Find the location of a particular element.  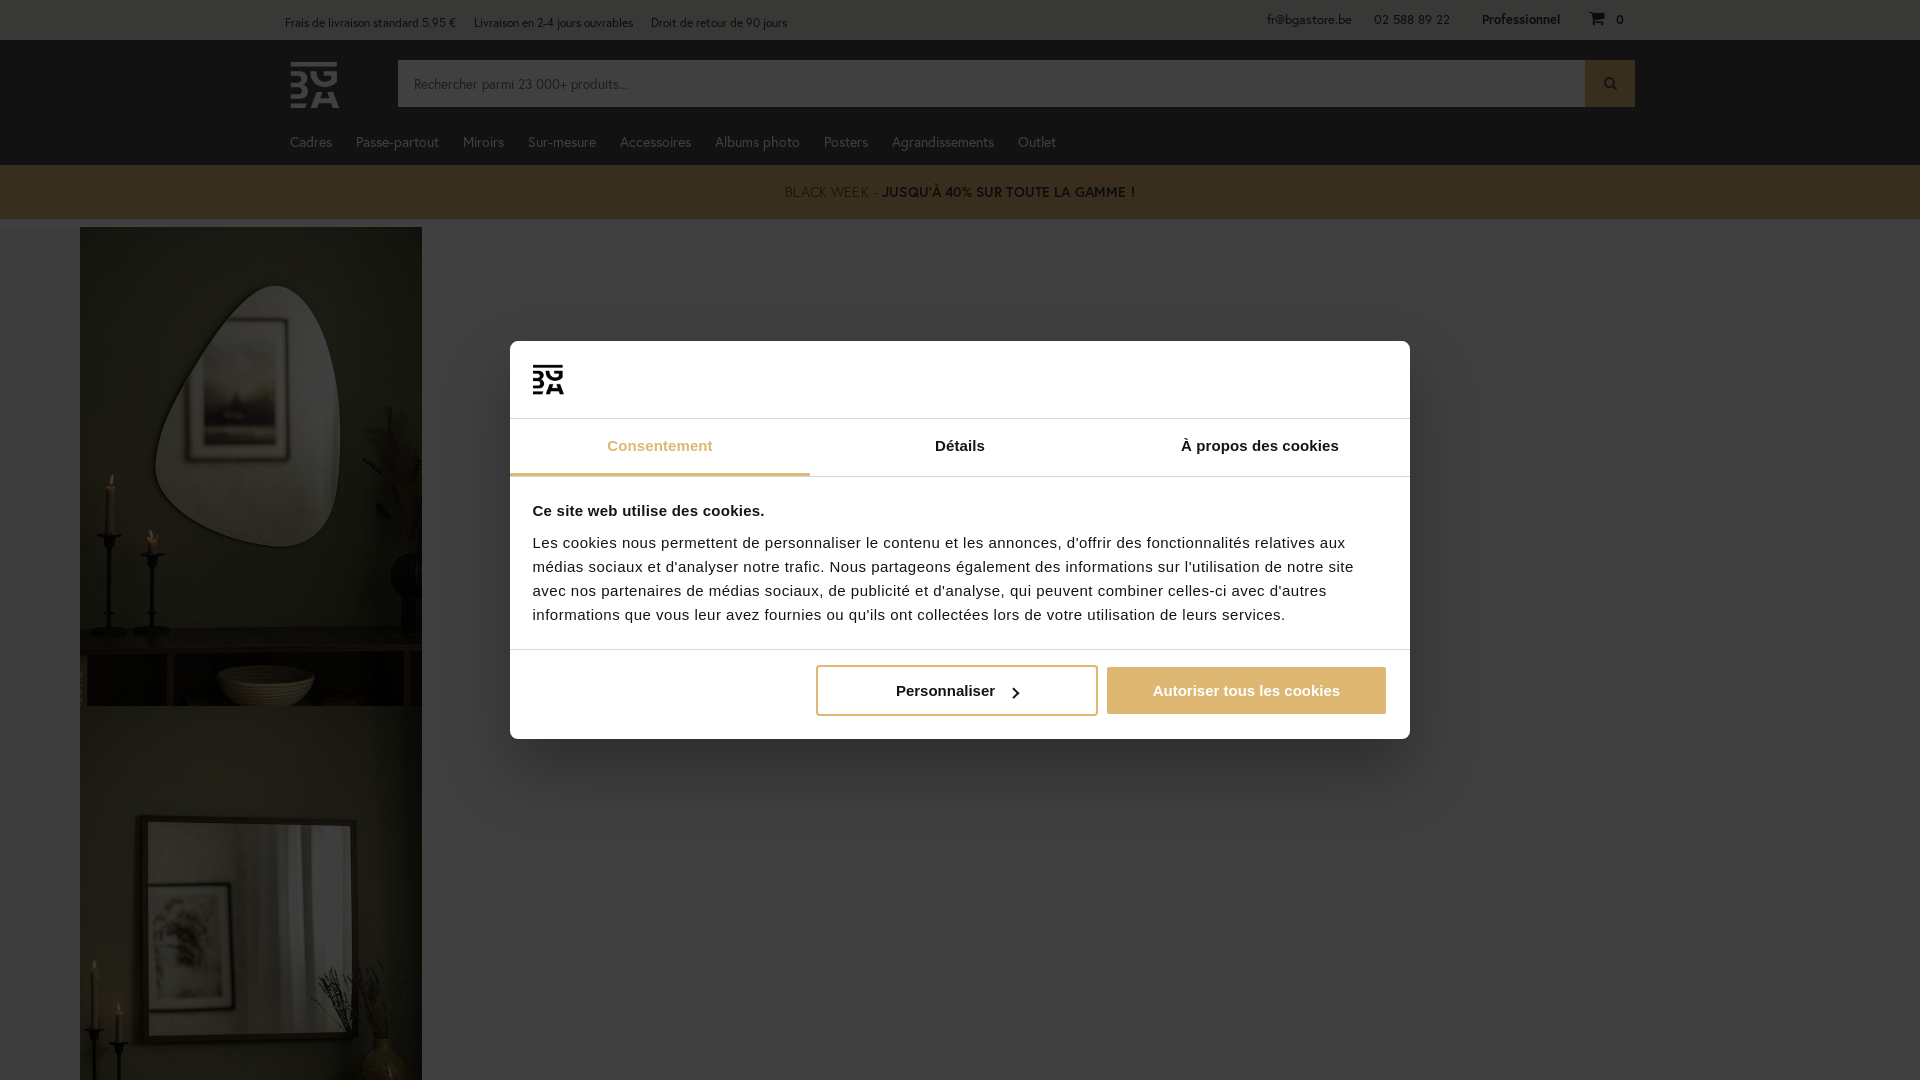

'02 588 89 22' is located at coordinates (1410, 19).